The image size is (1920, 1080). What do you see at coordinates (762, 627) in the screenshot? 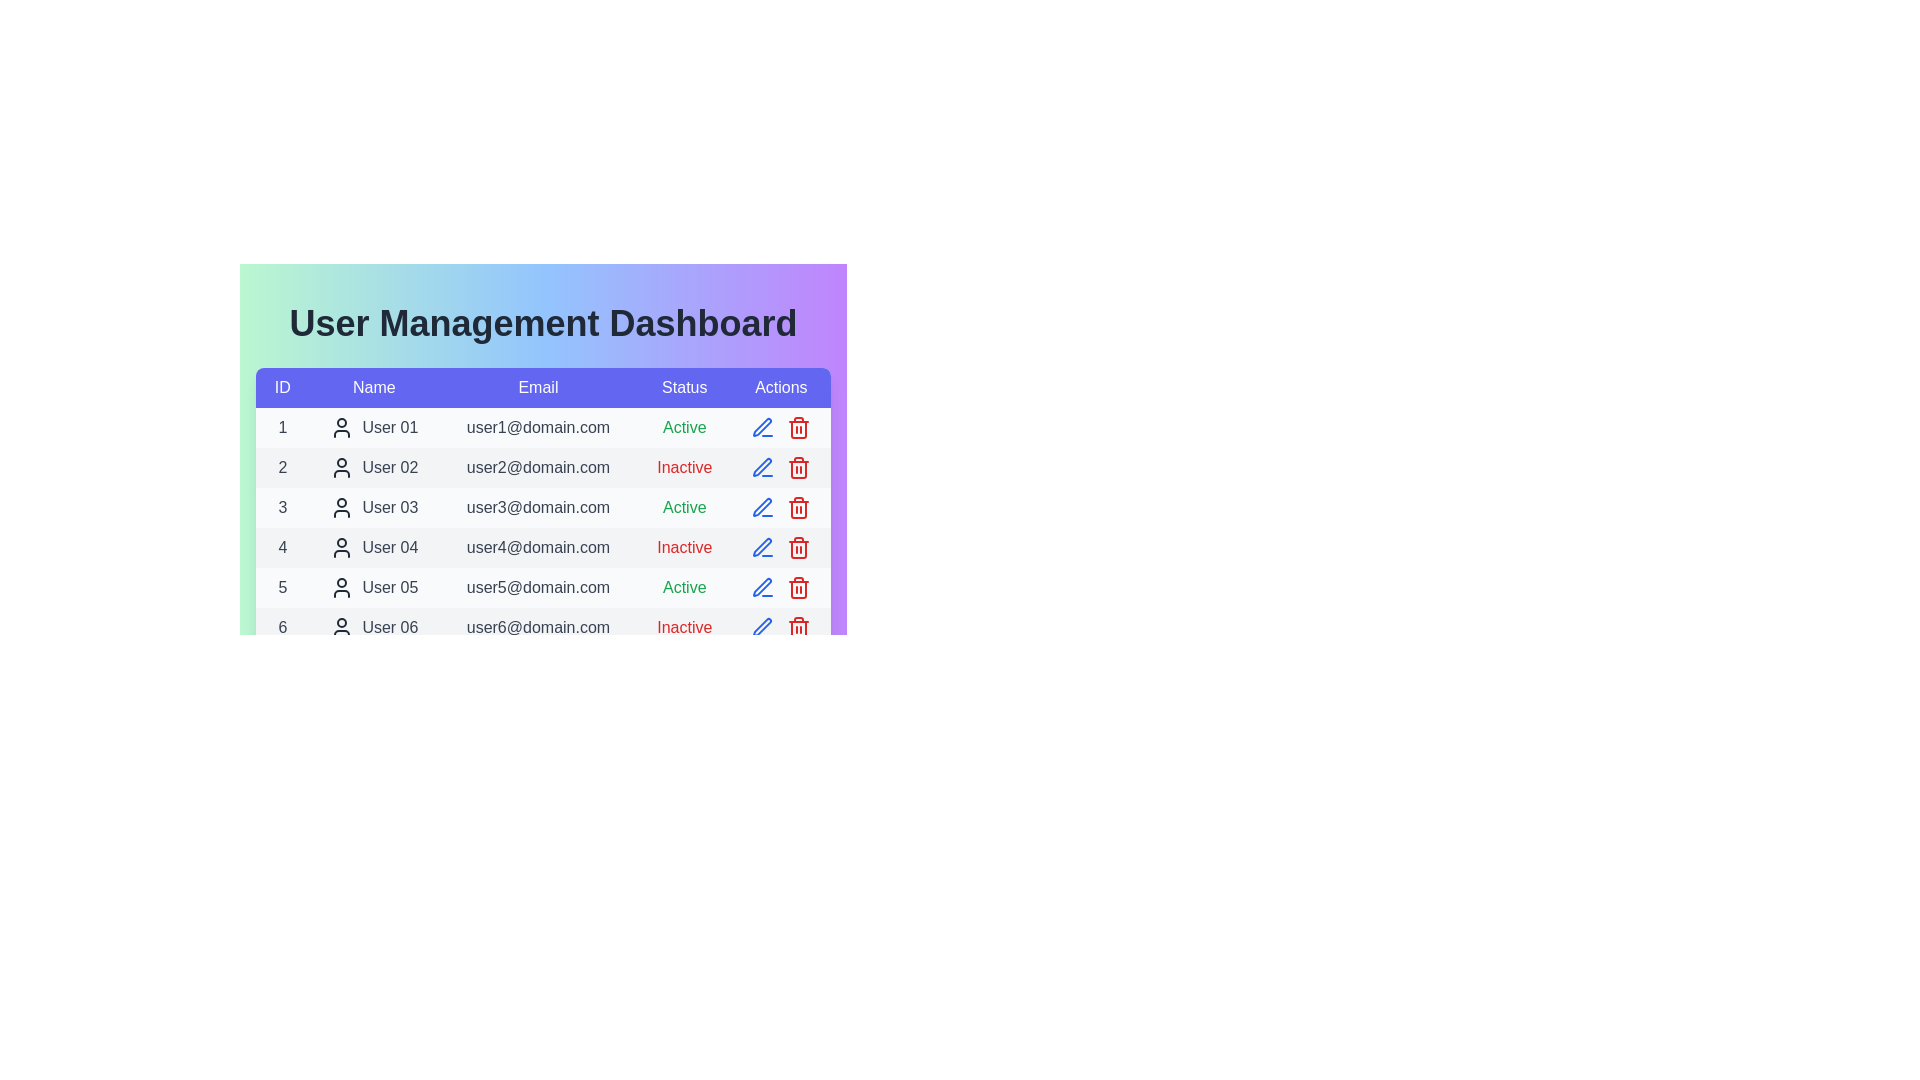
I see `the edit icon for the user with ID 6` at bounding box center [762, 627].